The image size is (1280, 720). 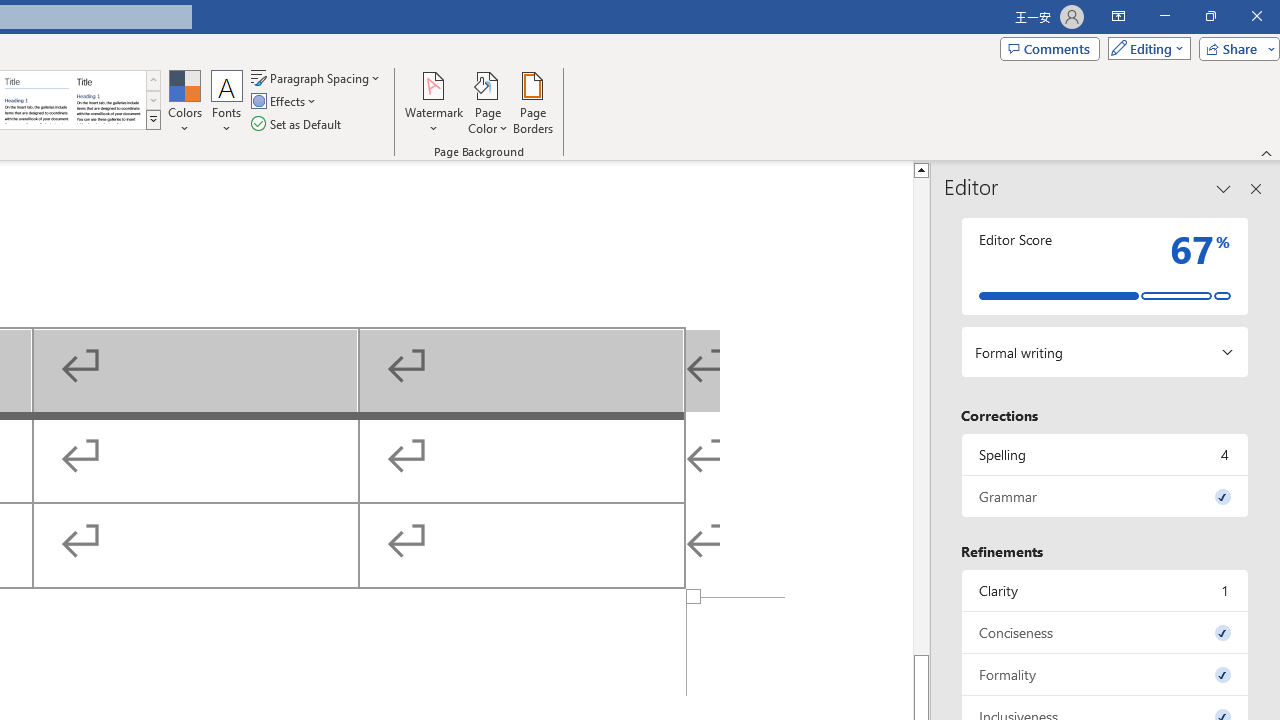 What do you see at coordinates (1104, 495) in the screenshot?
I see `'Grammar, 0 issues. Press space or enter to review items.'` at bounding box center [1104, 495].